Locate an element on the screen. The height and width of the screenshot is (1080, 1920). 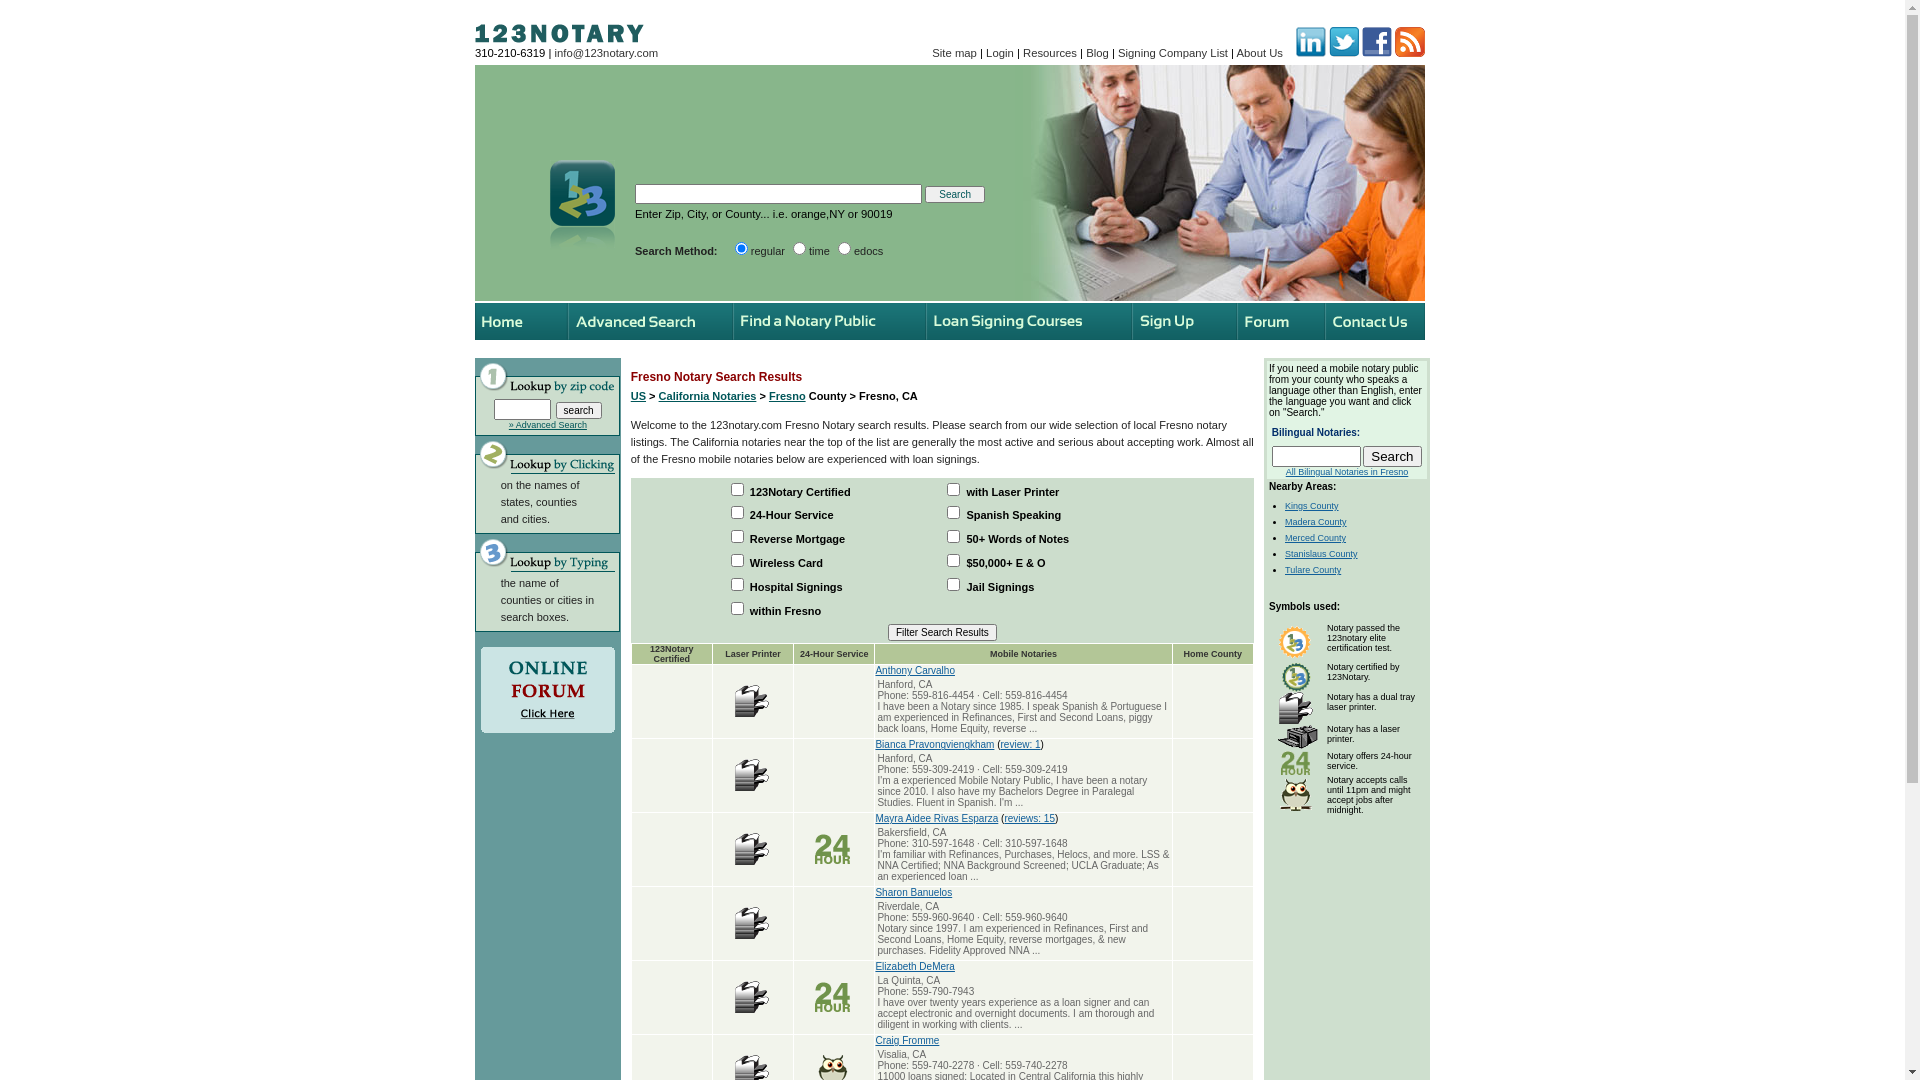
'Fresno' is located at coordinates (786, 396).